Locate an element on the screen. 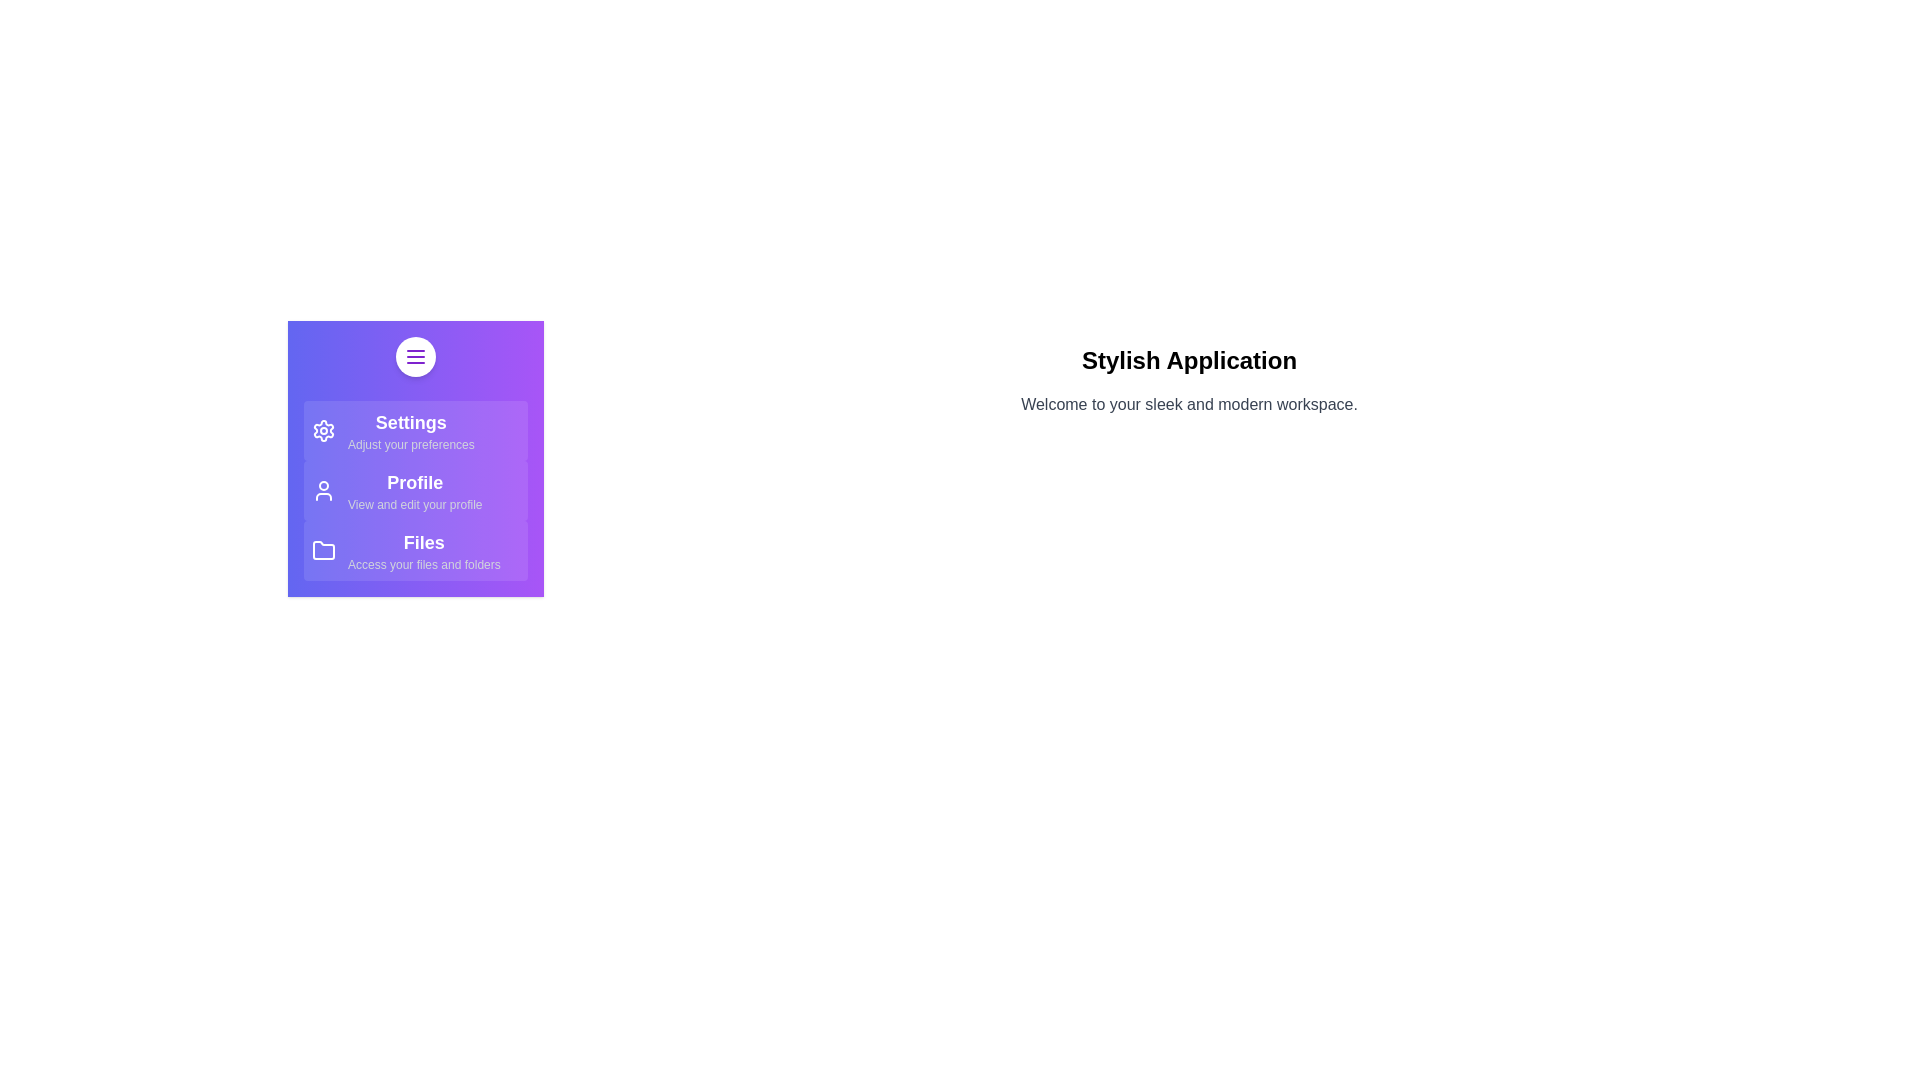 The width and height of the screenshot is (1920, 1080). the 'Files' item in the StylishDrawer component is located at coordinates (415, 551).